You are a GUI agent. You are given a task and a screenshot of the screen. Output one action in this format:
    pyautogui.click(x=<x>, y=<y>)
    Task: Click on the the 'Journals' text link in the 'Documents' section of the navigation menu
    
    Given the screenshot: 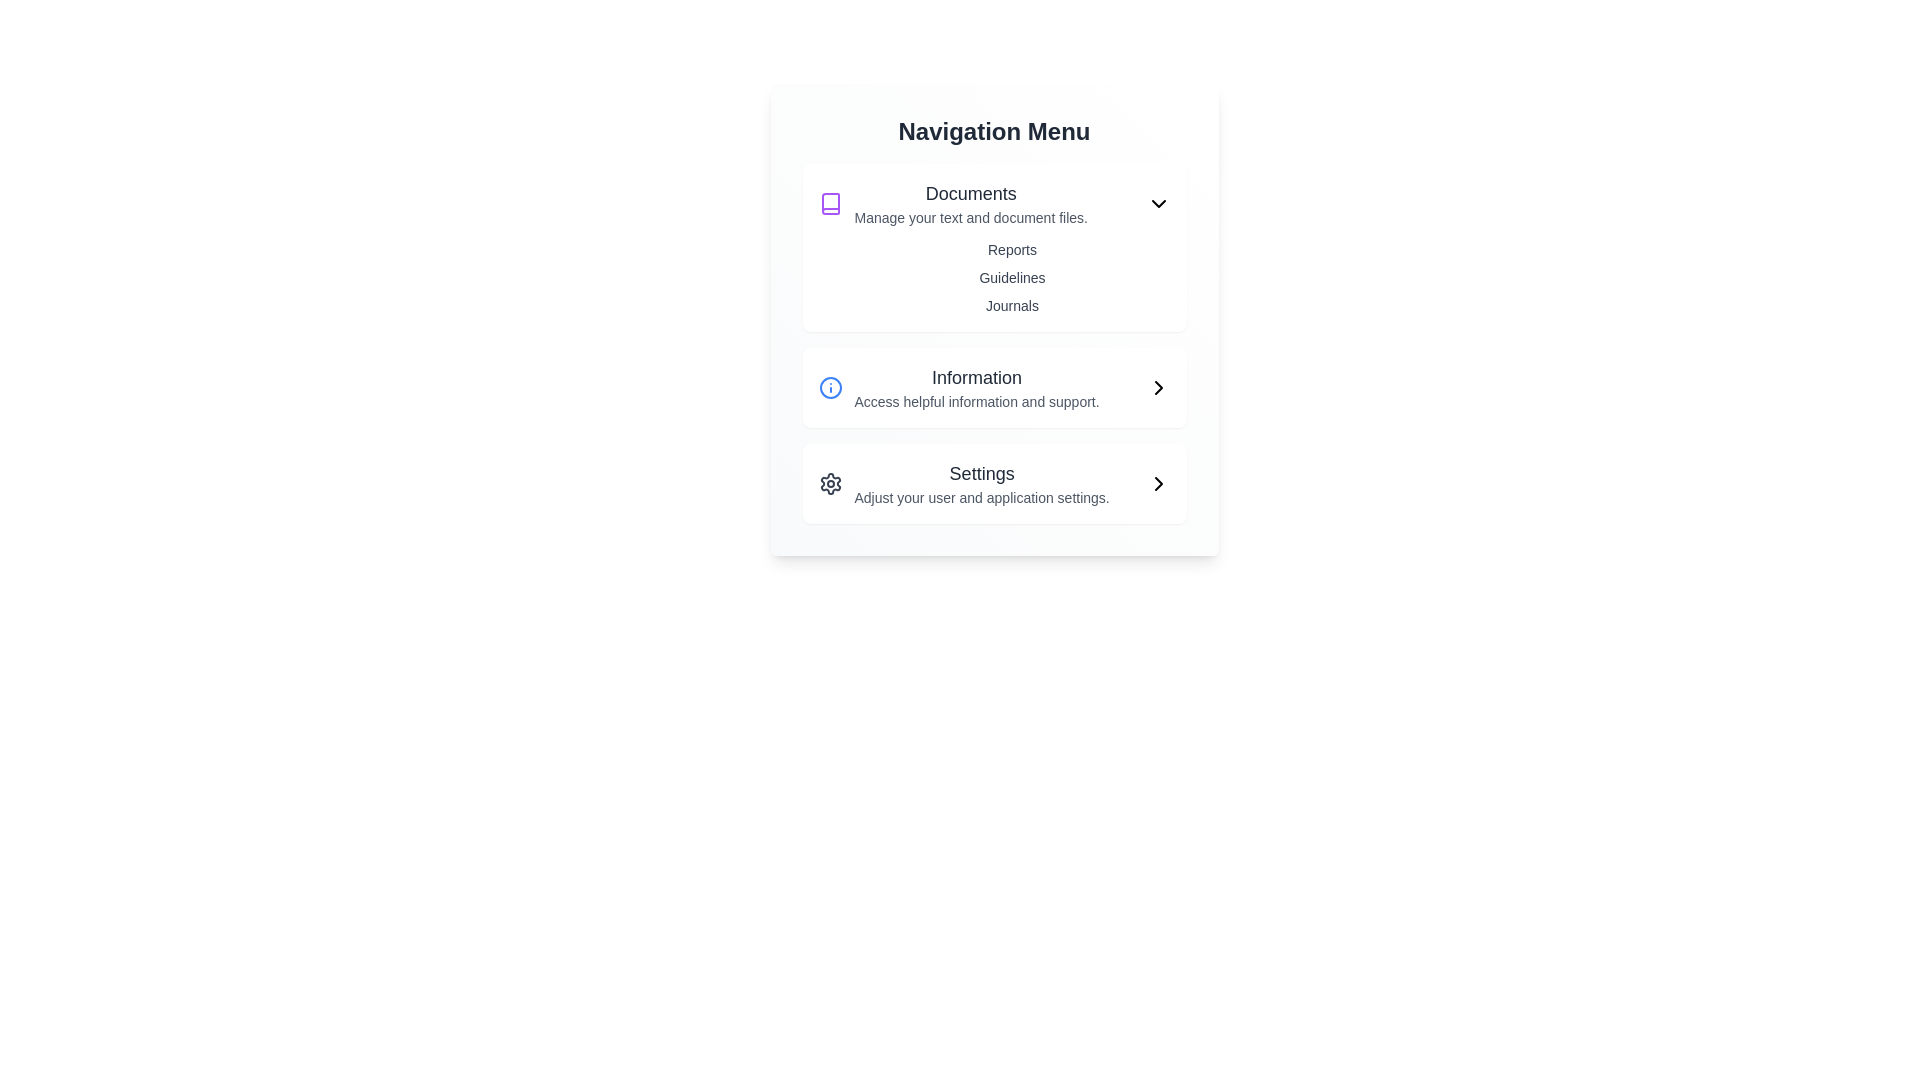 What is the action you would take?
    pyautogui.click(x=994, y=305)
    